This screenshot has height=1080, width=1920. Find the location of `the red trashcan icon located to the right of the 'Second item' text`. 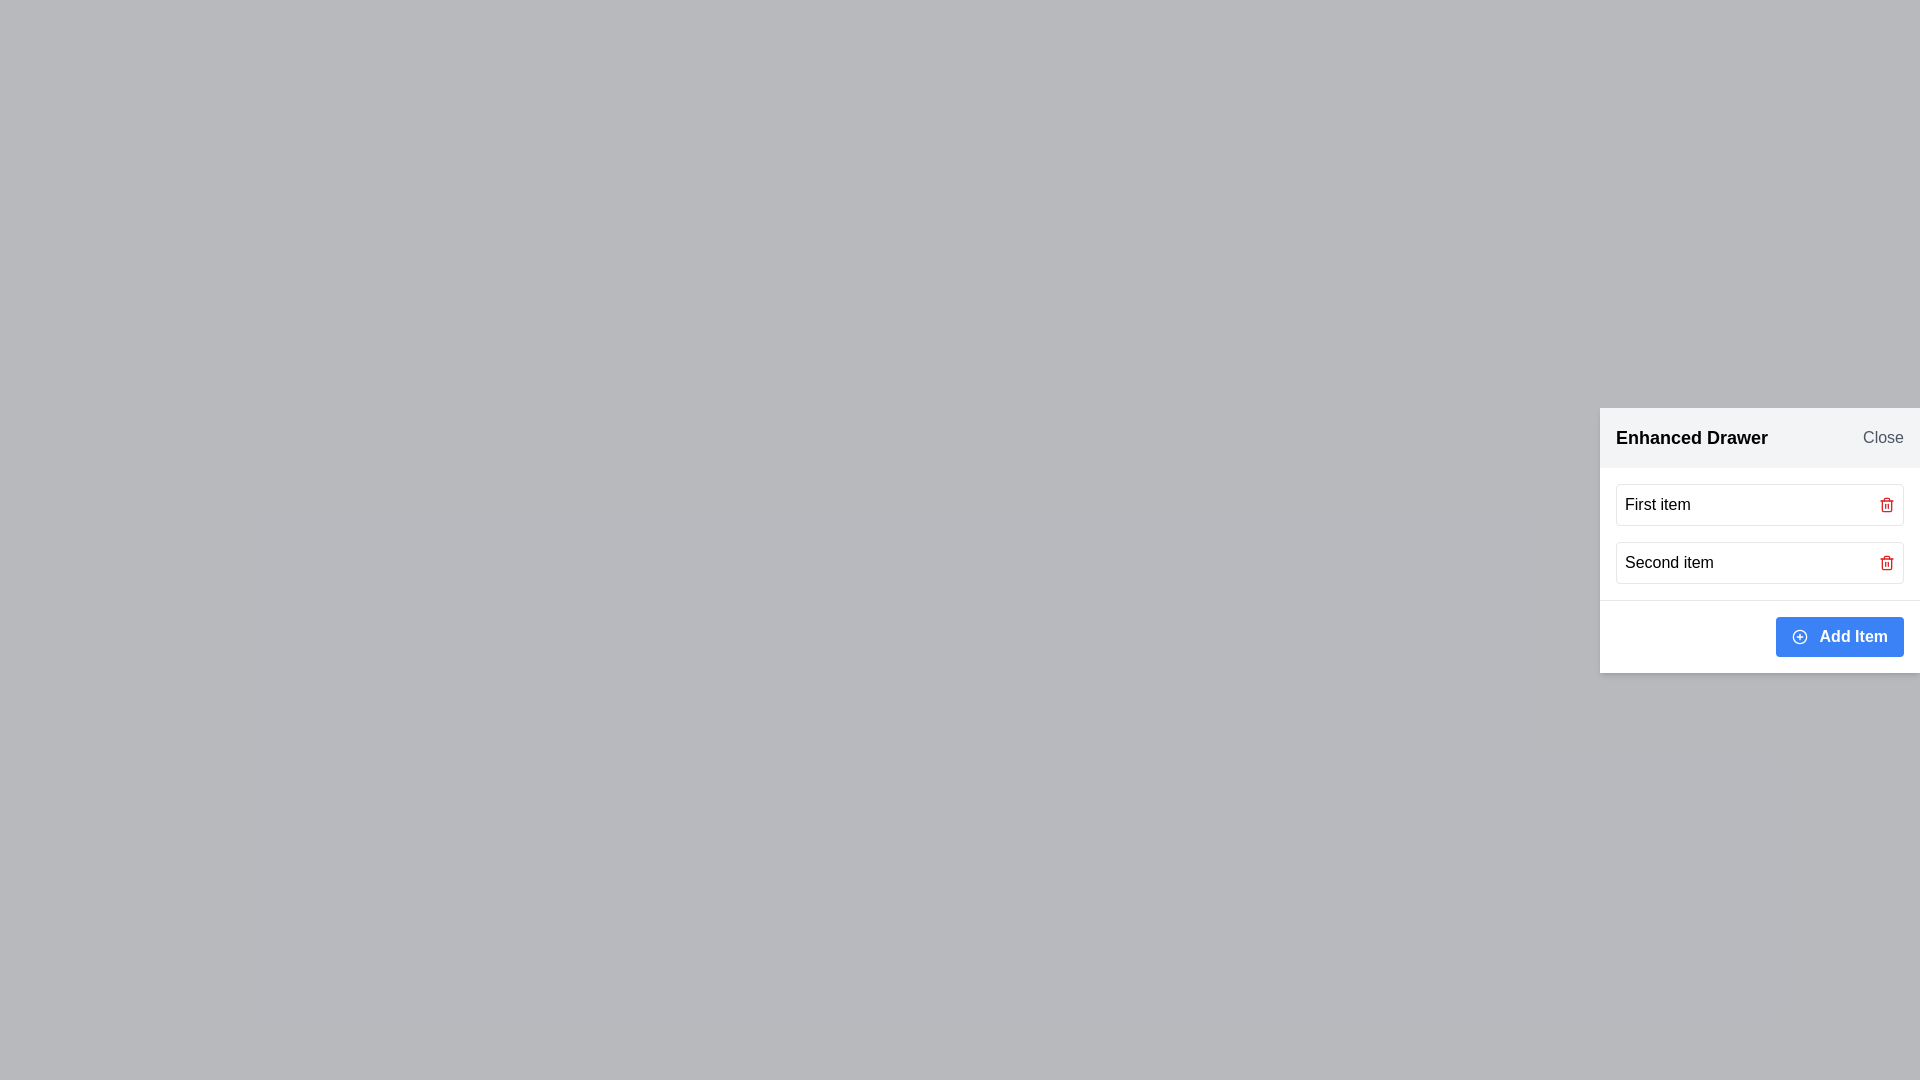

the red trashcan icon located to the right of the 'Second item' text is located at coordinates (1885, 562).